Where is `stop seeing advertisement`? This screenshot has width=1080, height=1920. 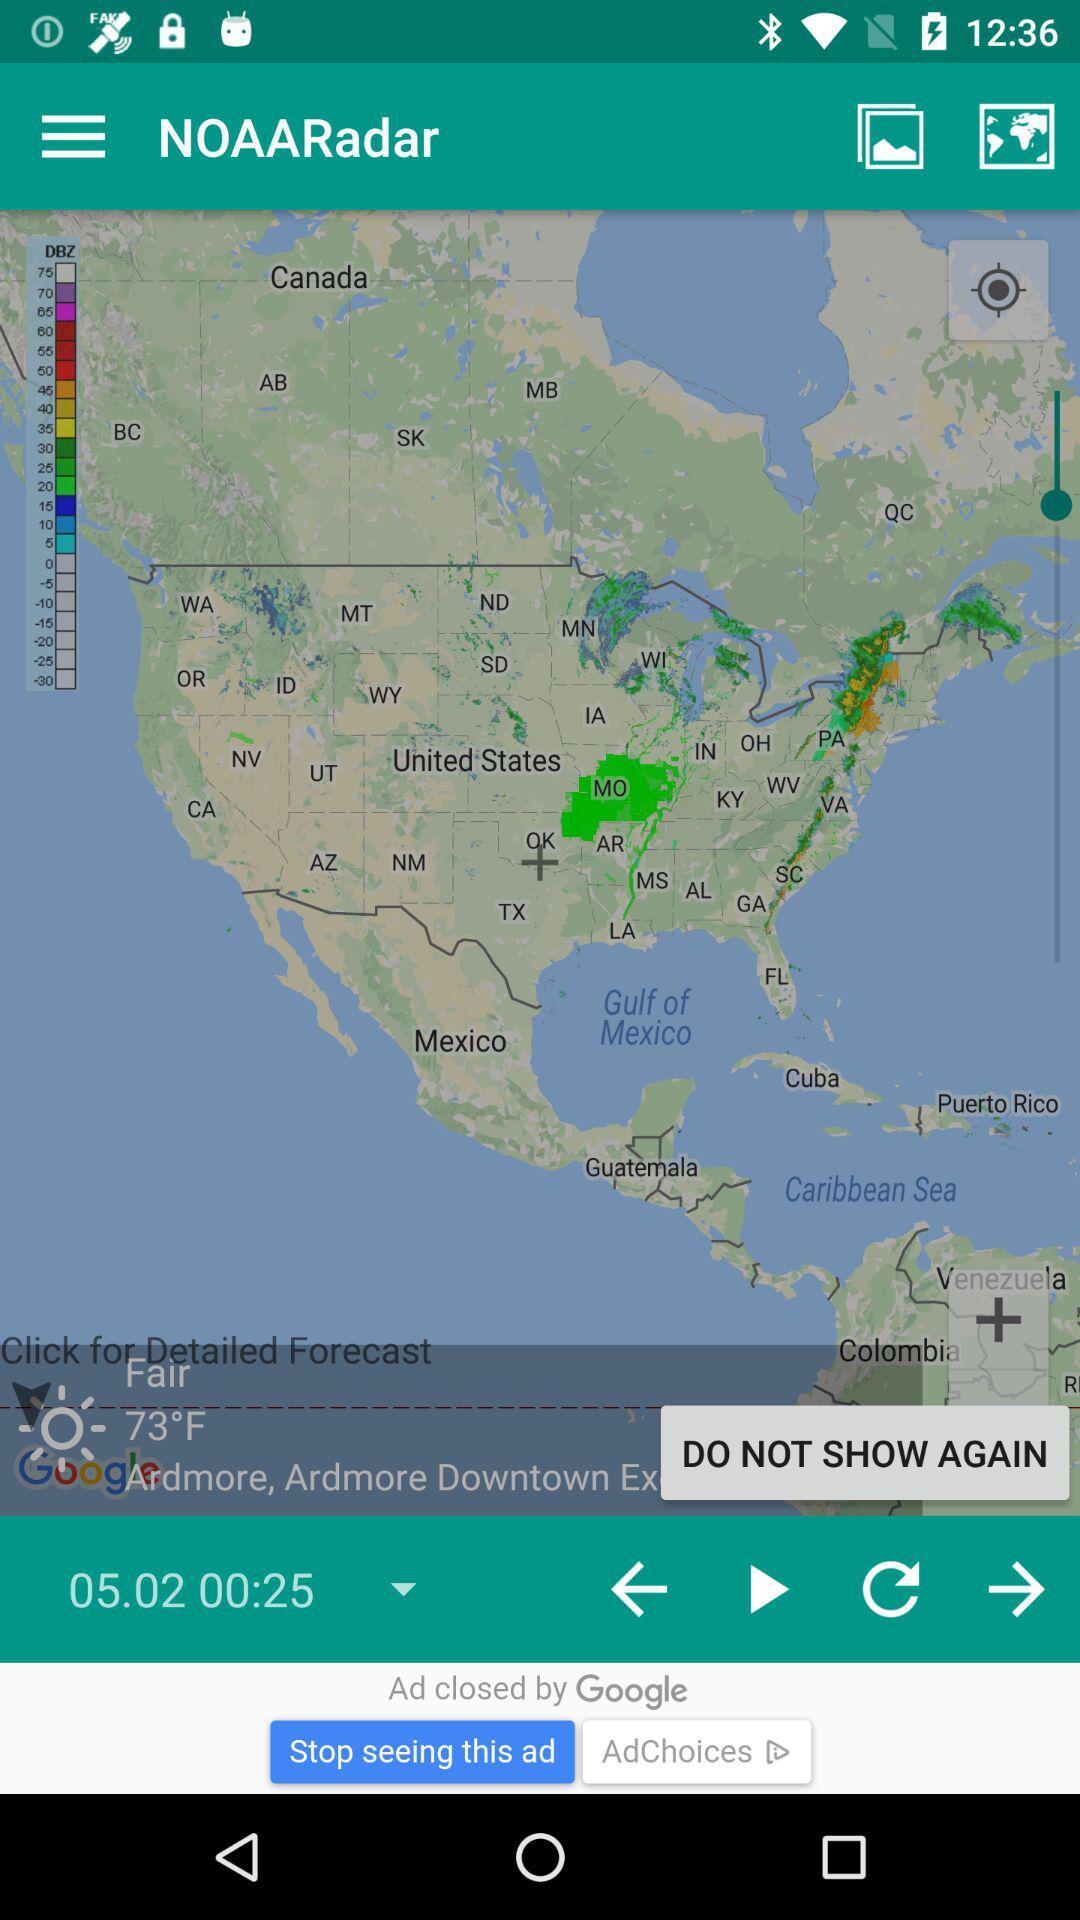
stop seeing advertisement is located at coordinates (540, 1727).